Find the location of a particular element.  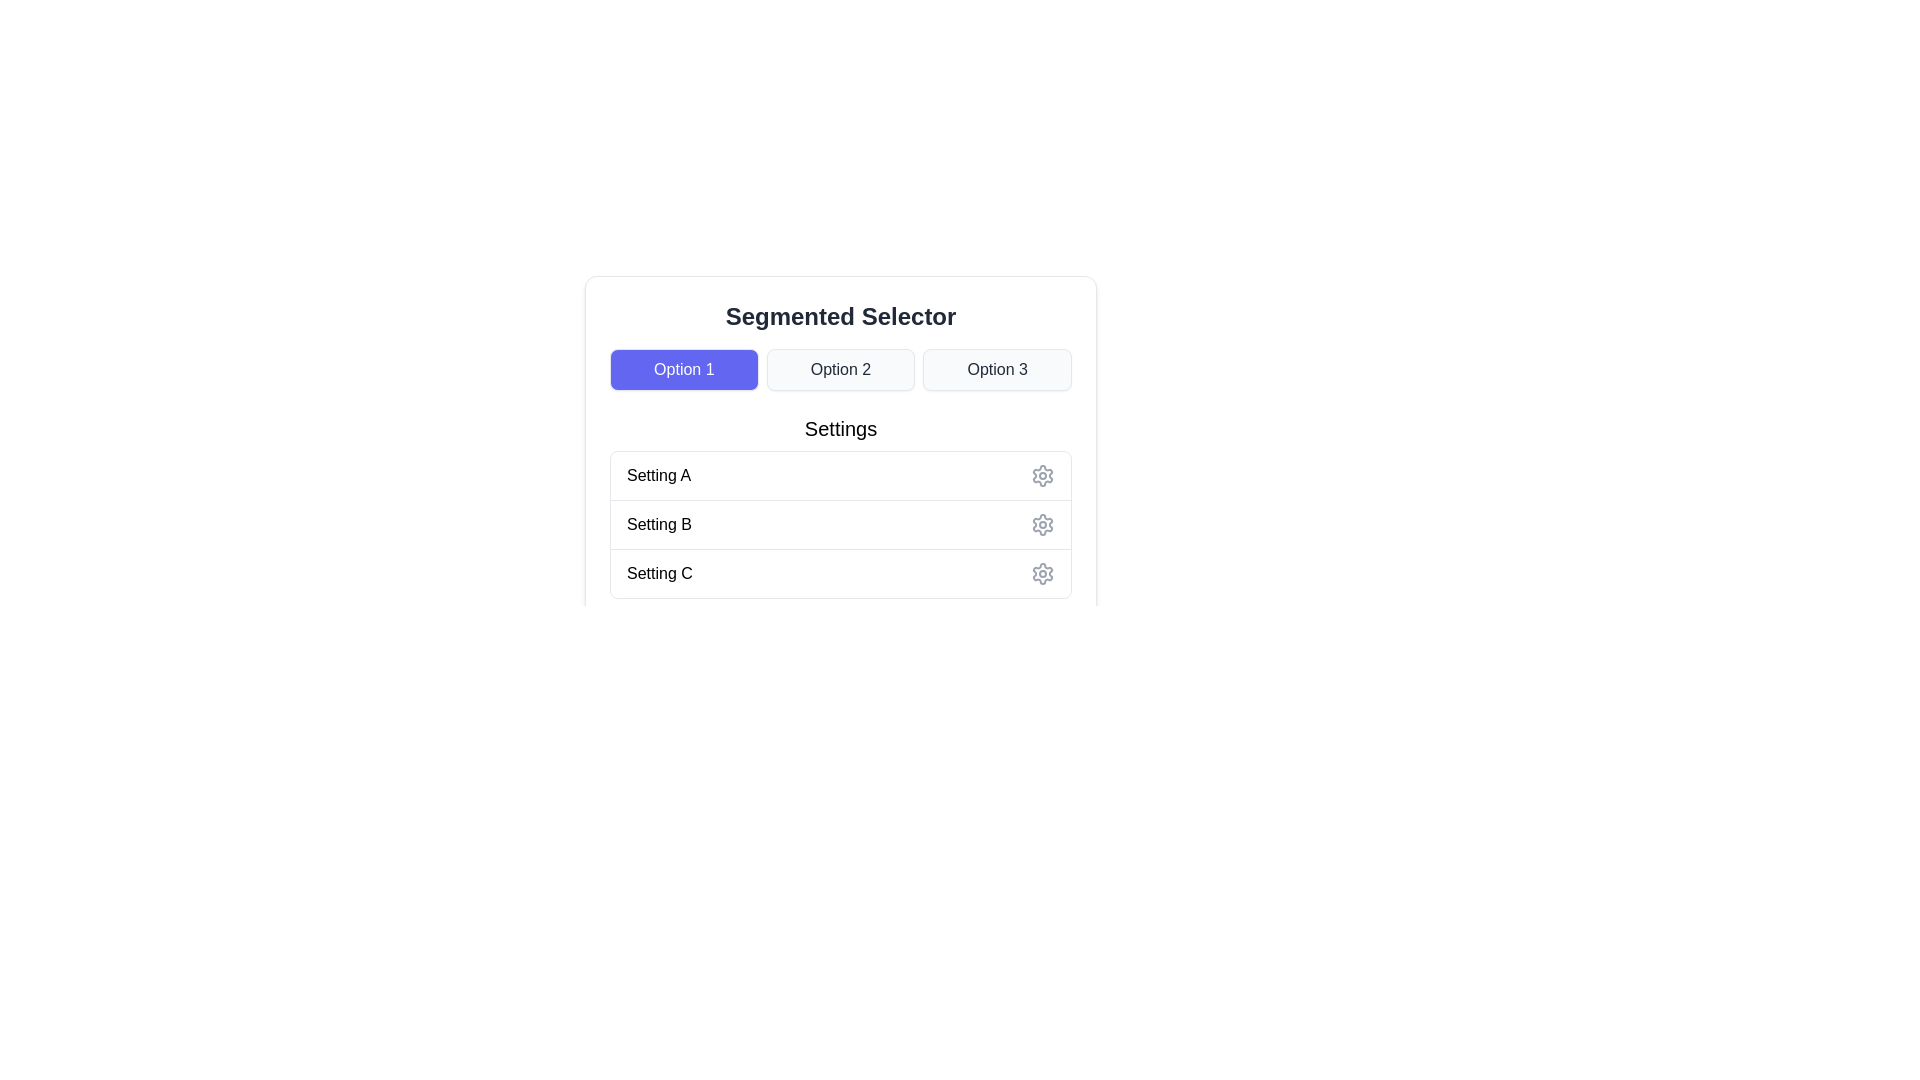

the leftmost button labeled 'Option 1' in the segmented selector is located at coordinates (684, 370).